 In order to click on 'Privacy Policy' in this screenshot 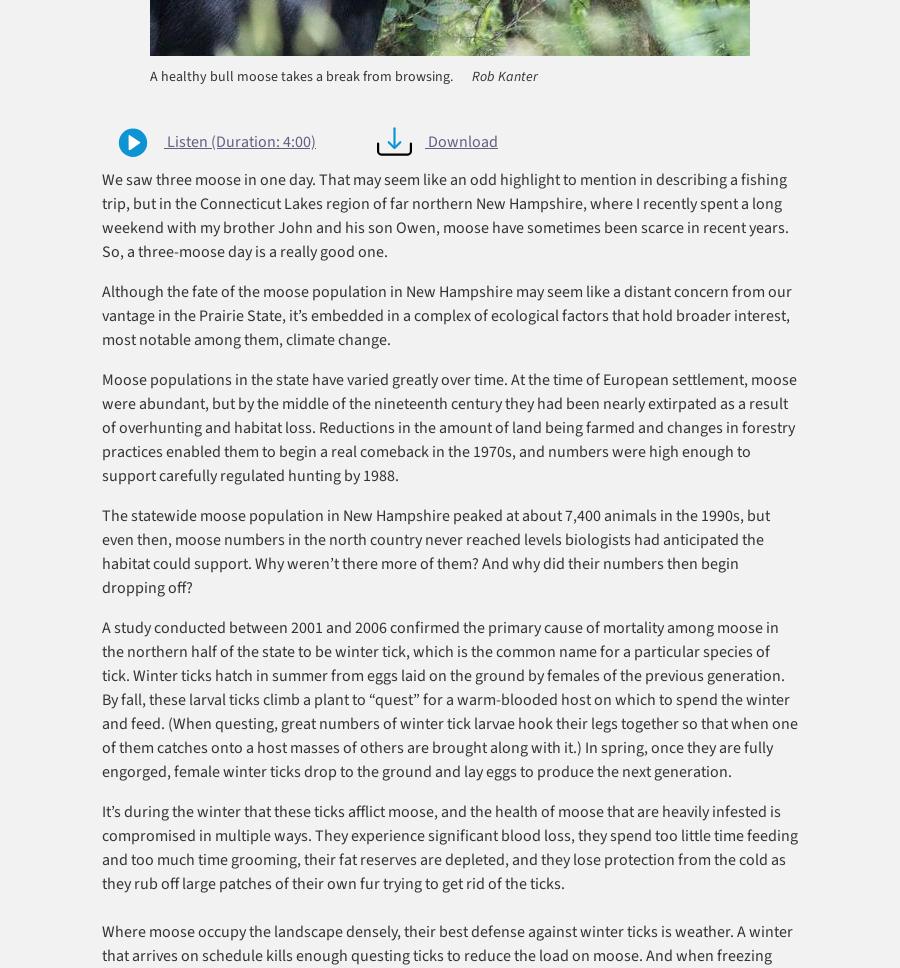, I will do `click(288, 942)`.